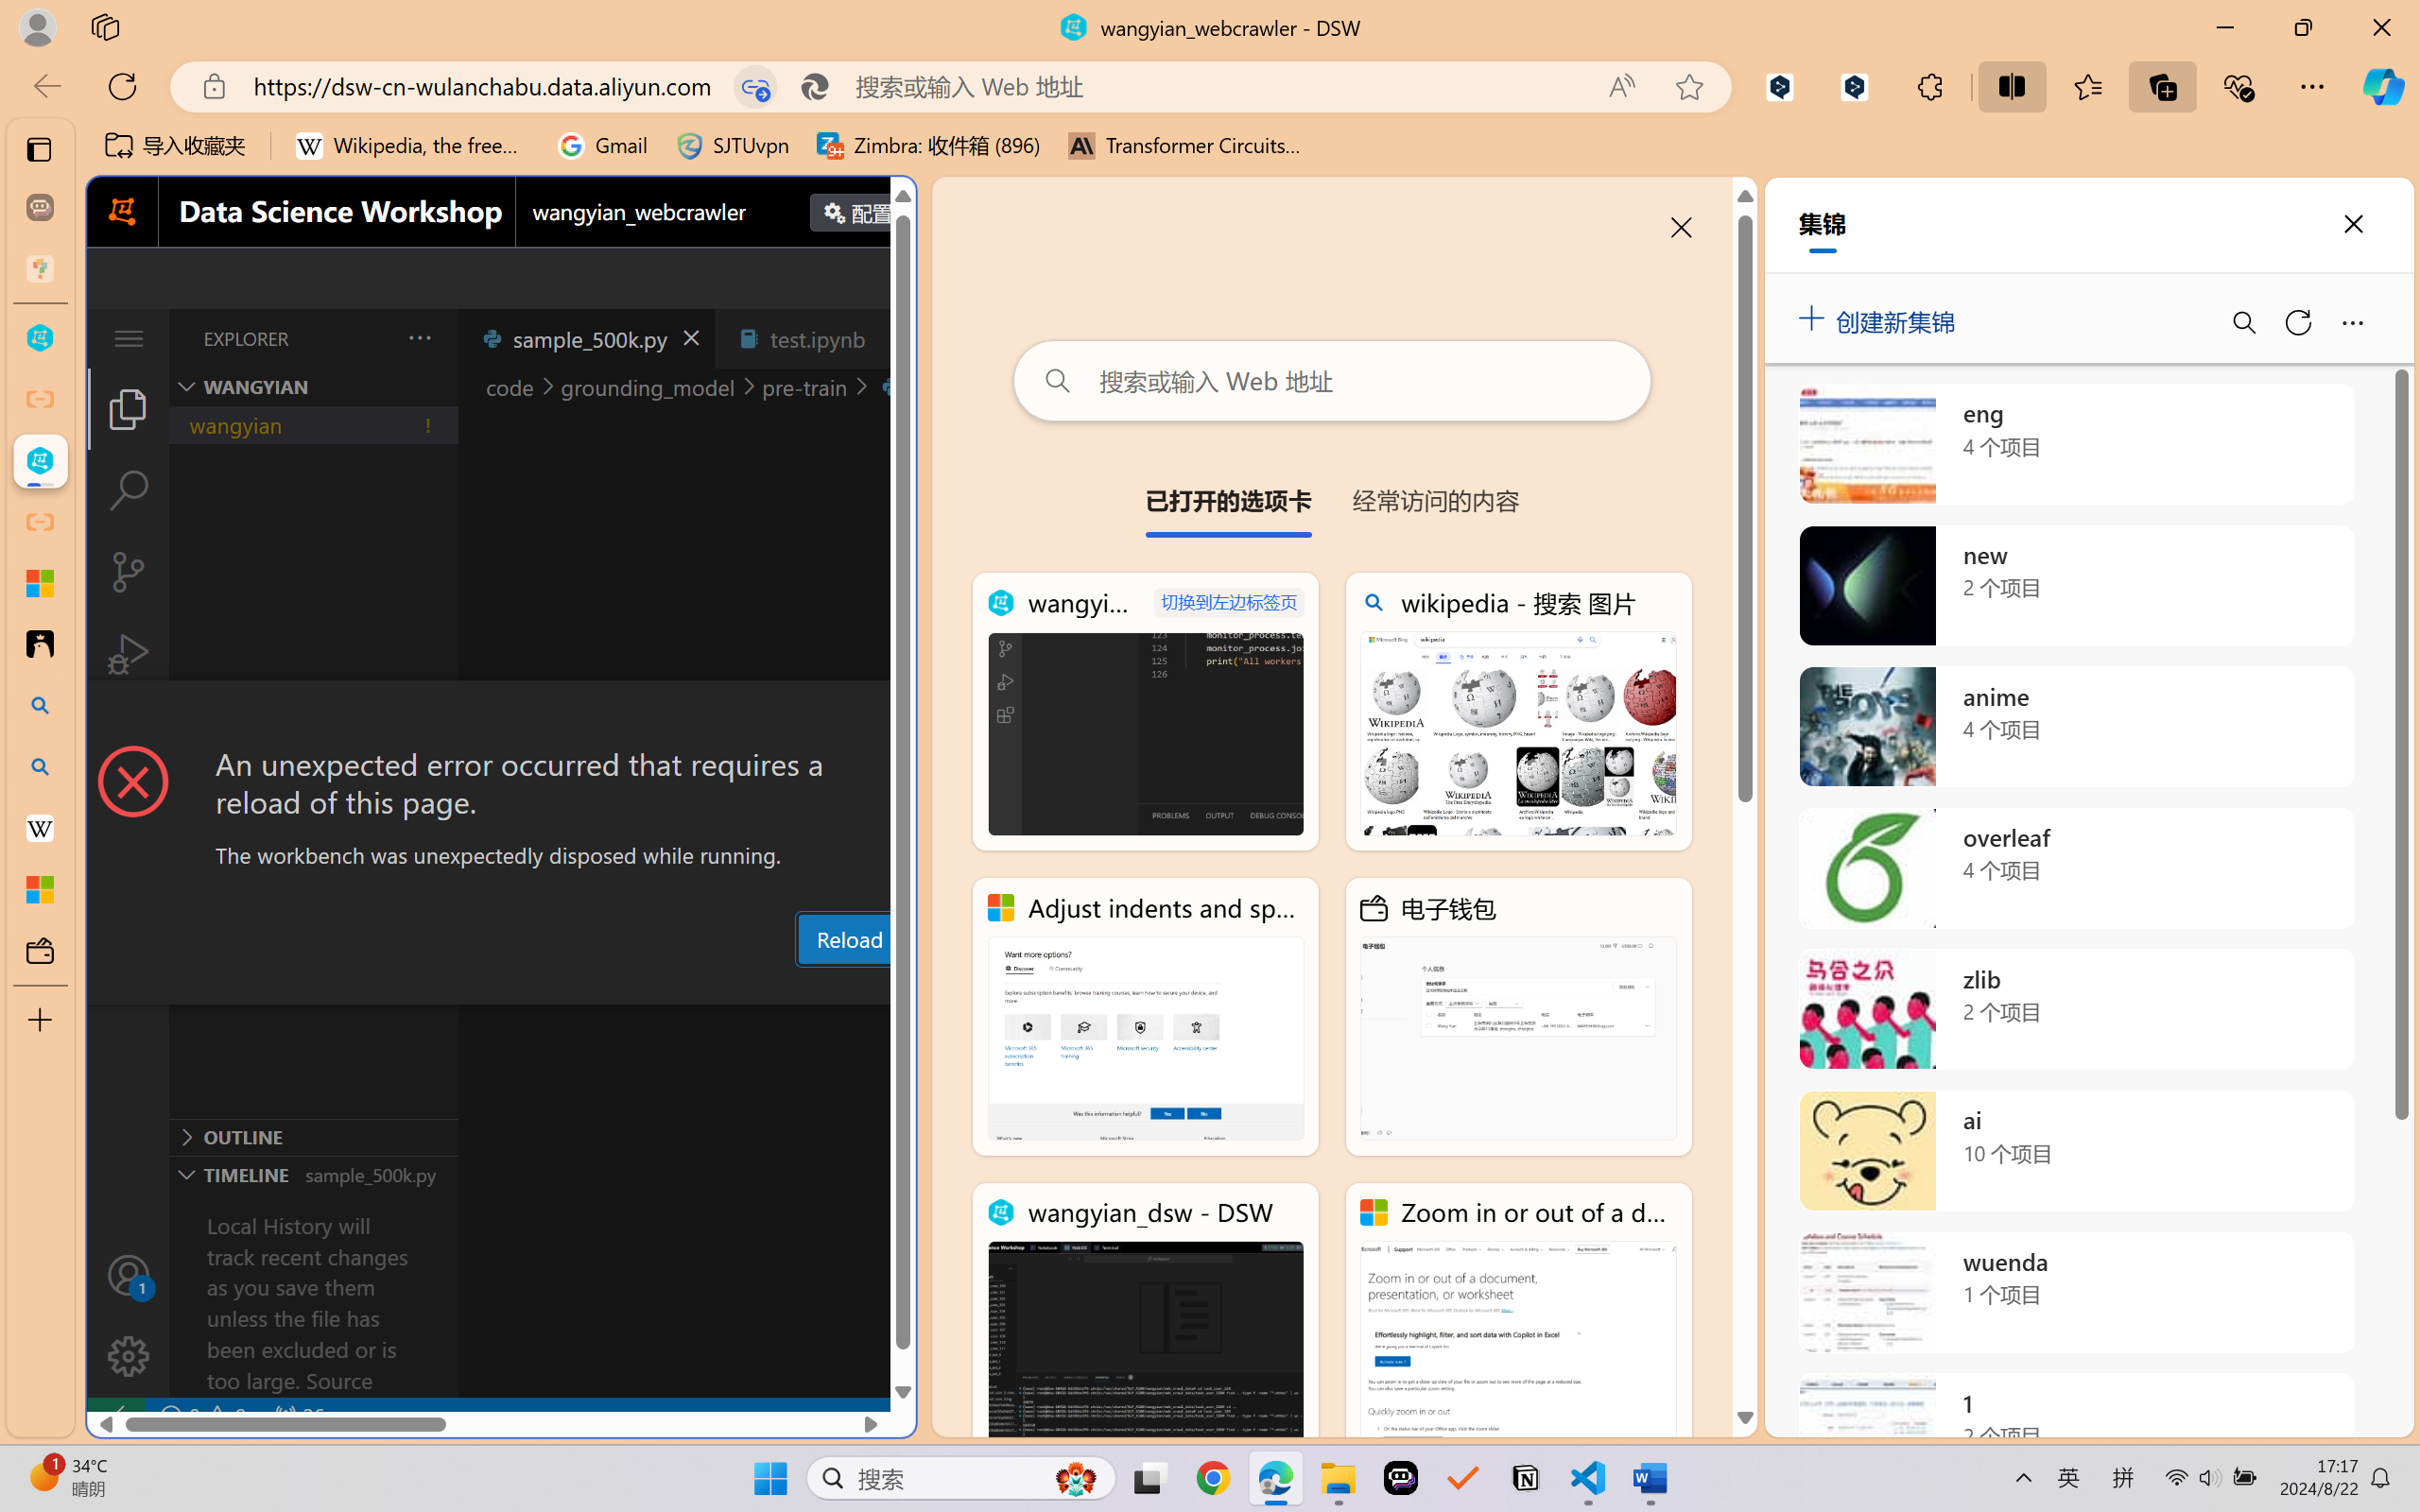 The width and height of the screenshot is (2420, 1512). I want to click on 'Copilot (Ctrl+Shift+.)', so click(2383, 86).